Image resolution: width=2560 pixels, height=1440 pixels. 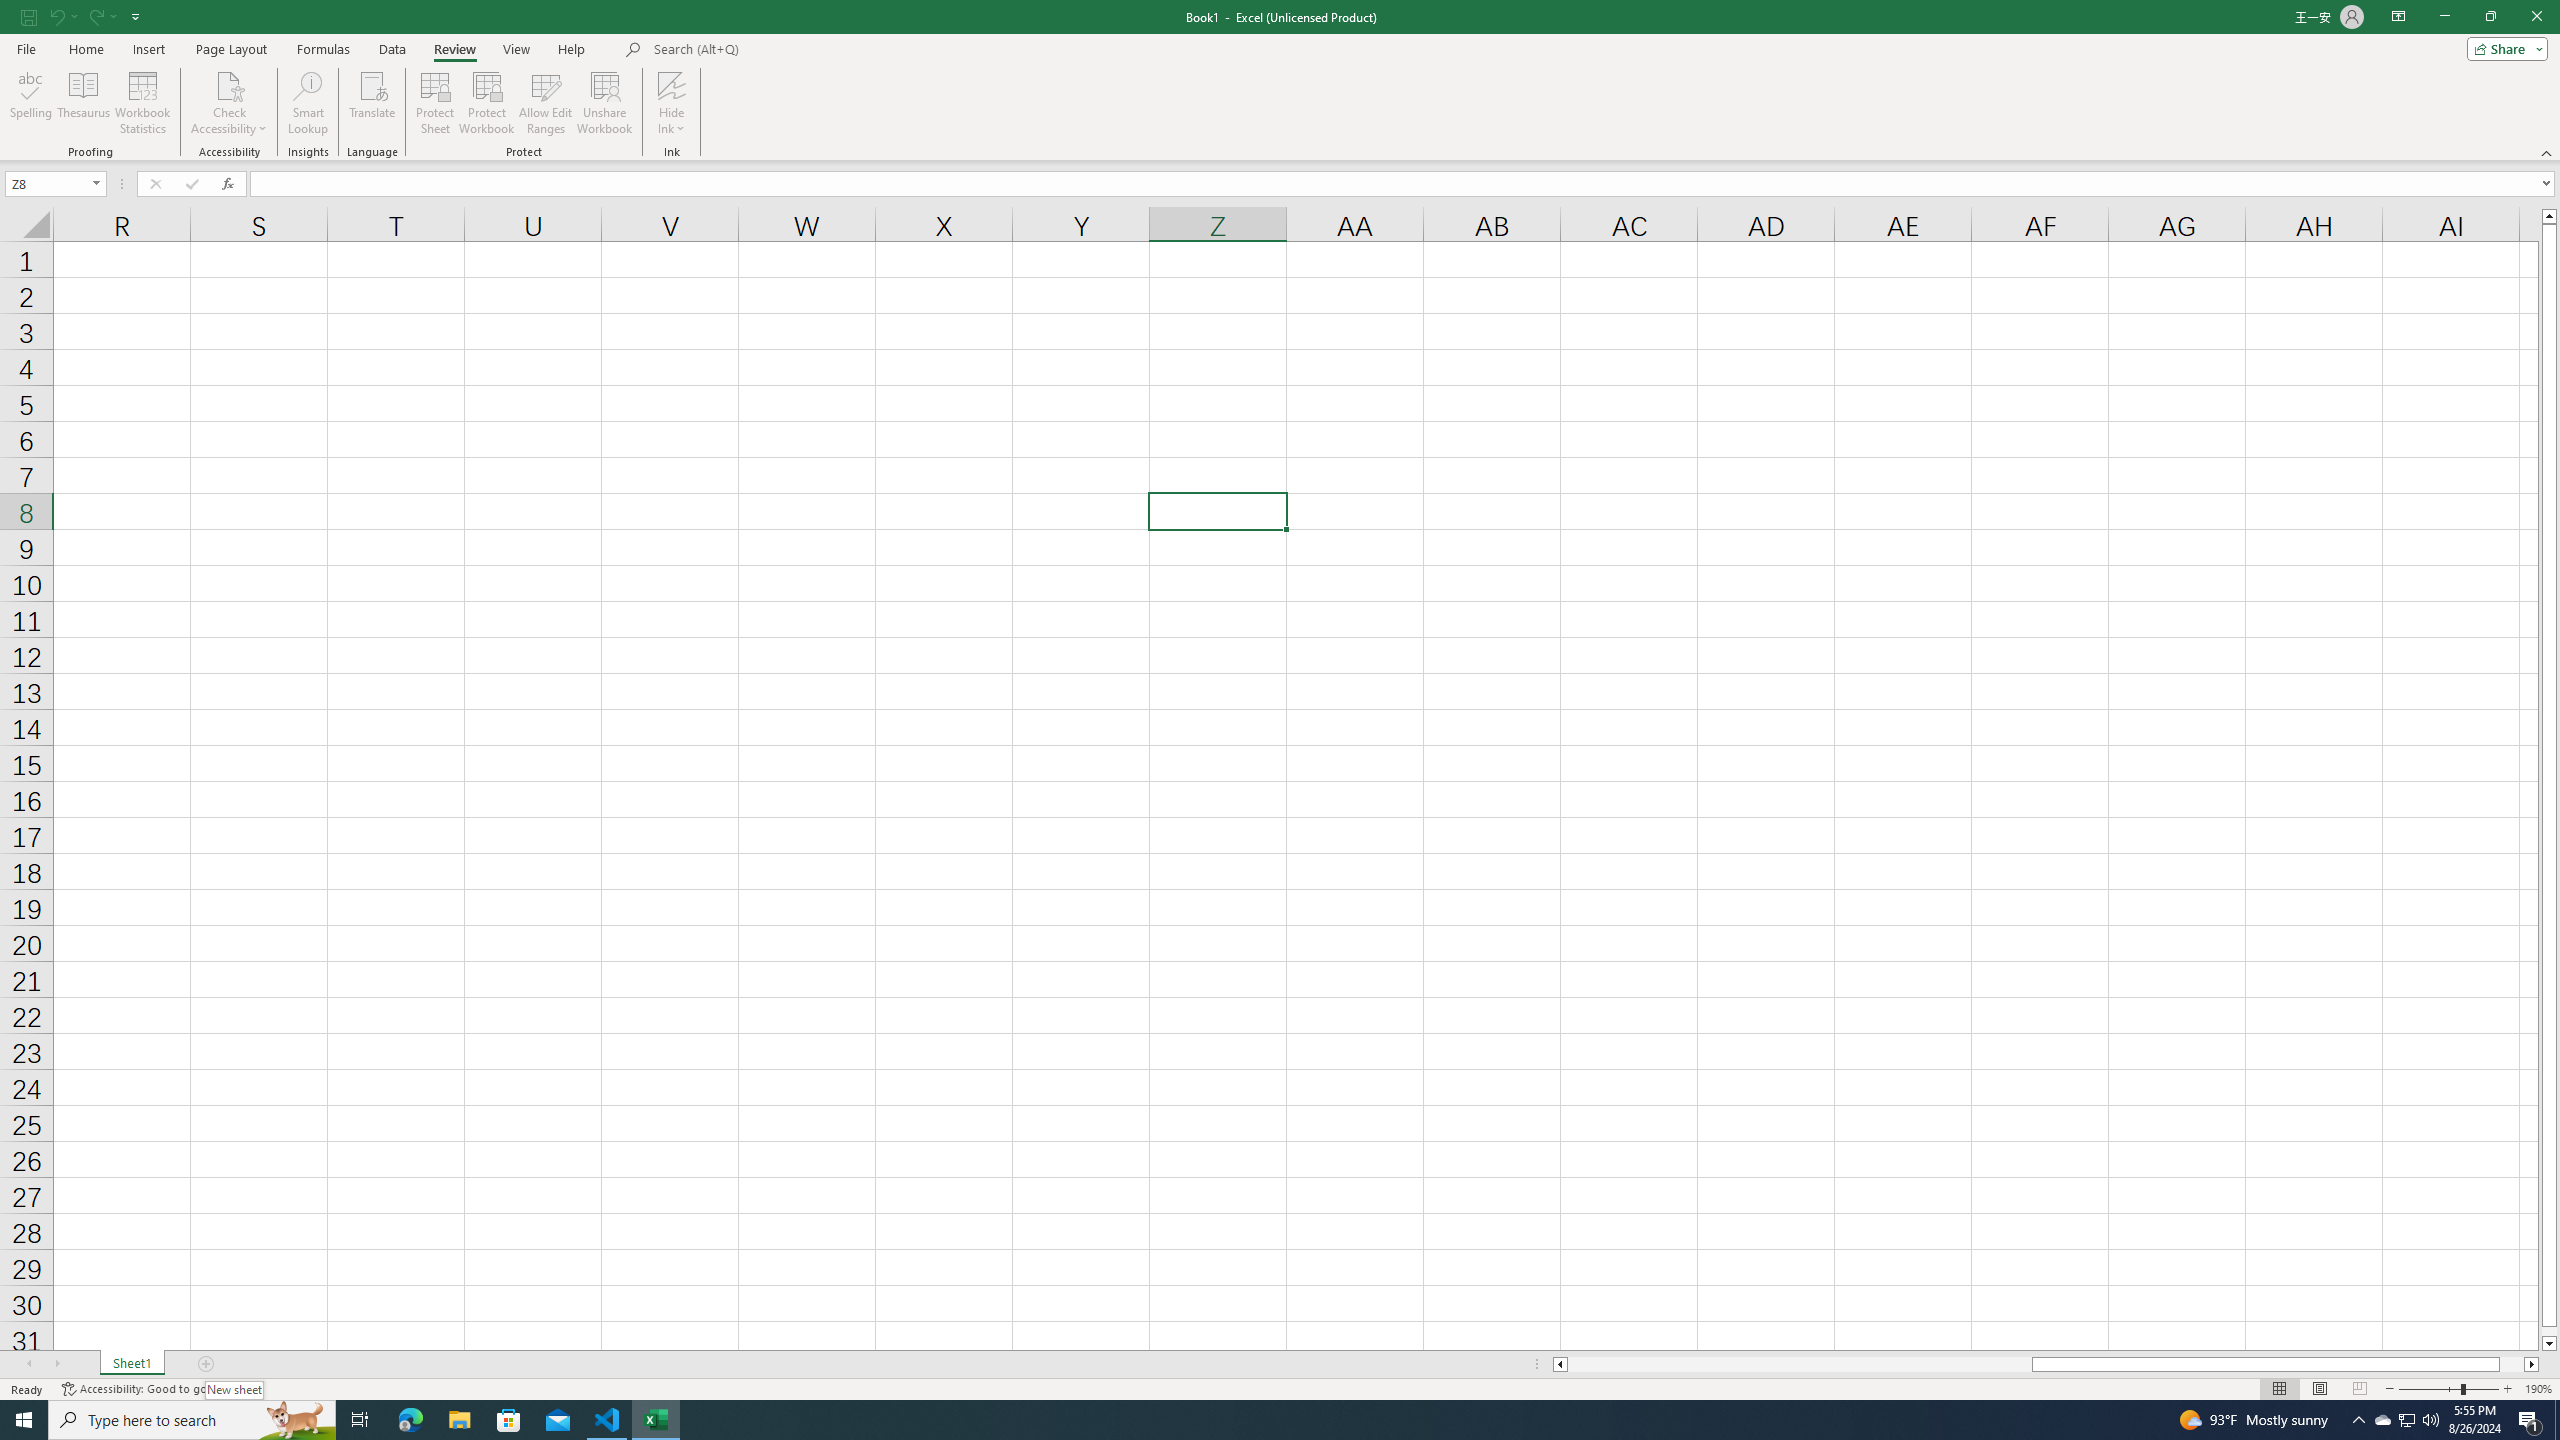 I want to click on 'Smart Lookup', so click(x=307, y=103).